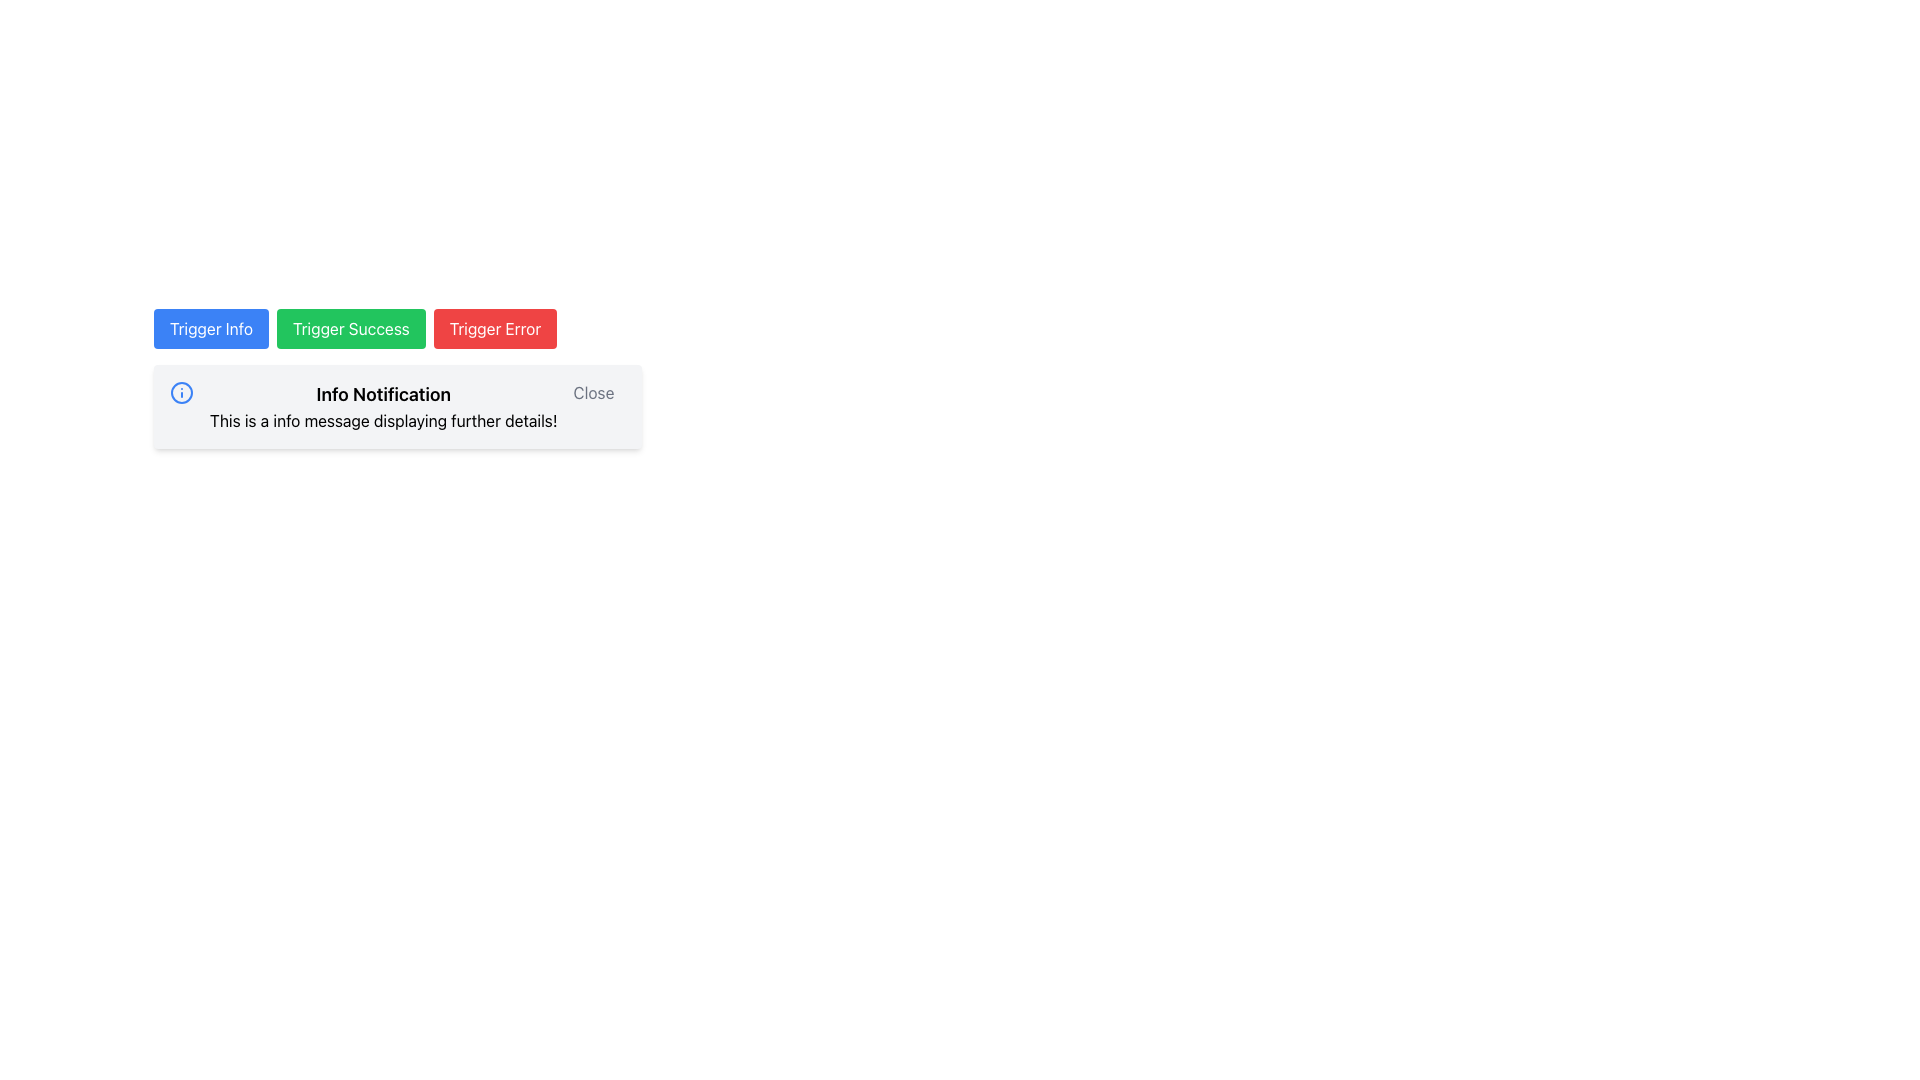 The height and width of the screenshot is (1080, 1920). Describe the element at coordinates (592, 393) in the screenshot. I see `the 'Close' button in the top-right corner of the notification box to change its text color from gray to black` at that location.